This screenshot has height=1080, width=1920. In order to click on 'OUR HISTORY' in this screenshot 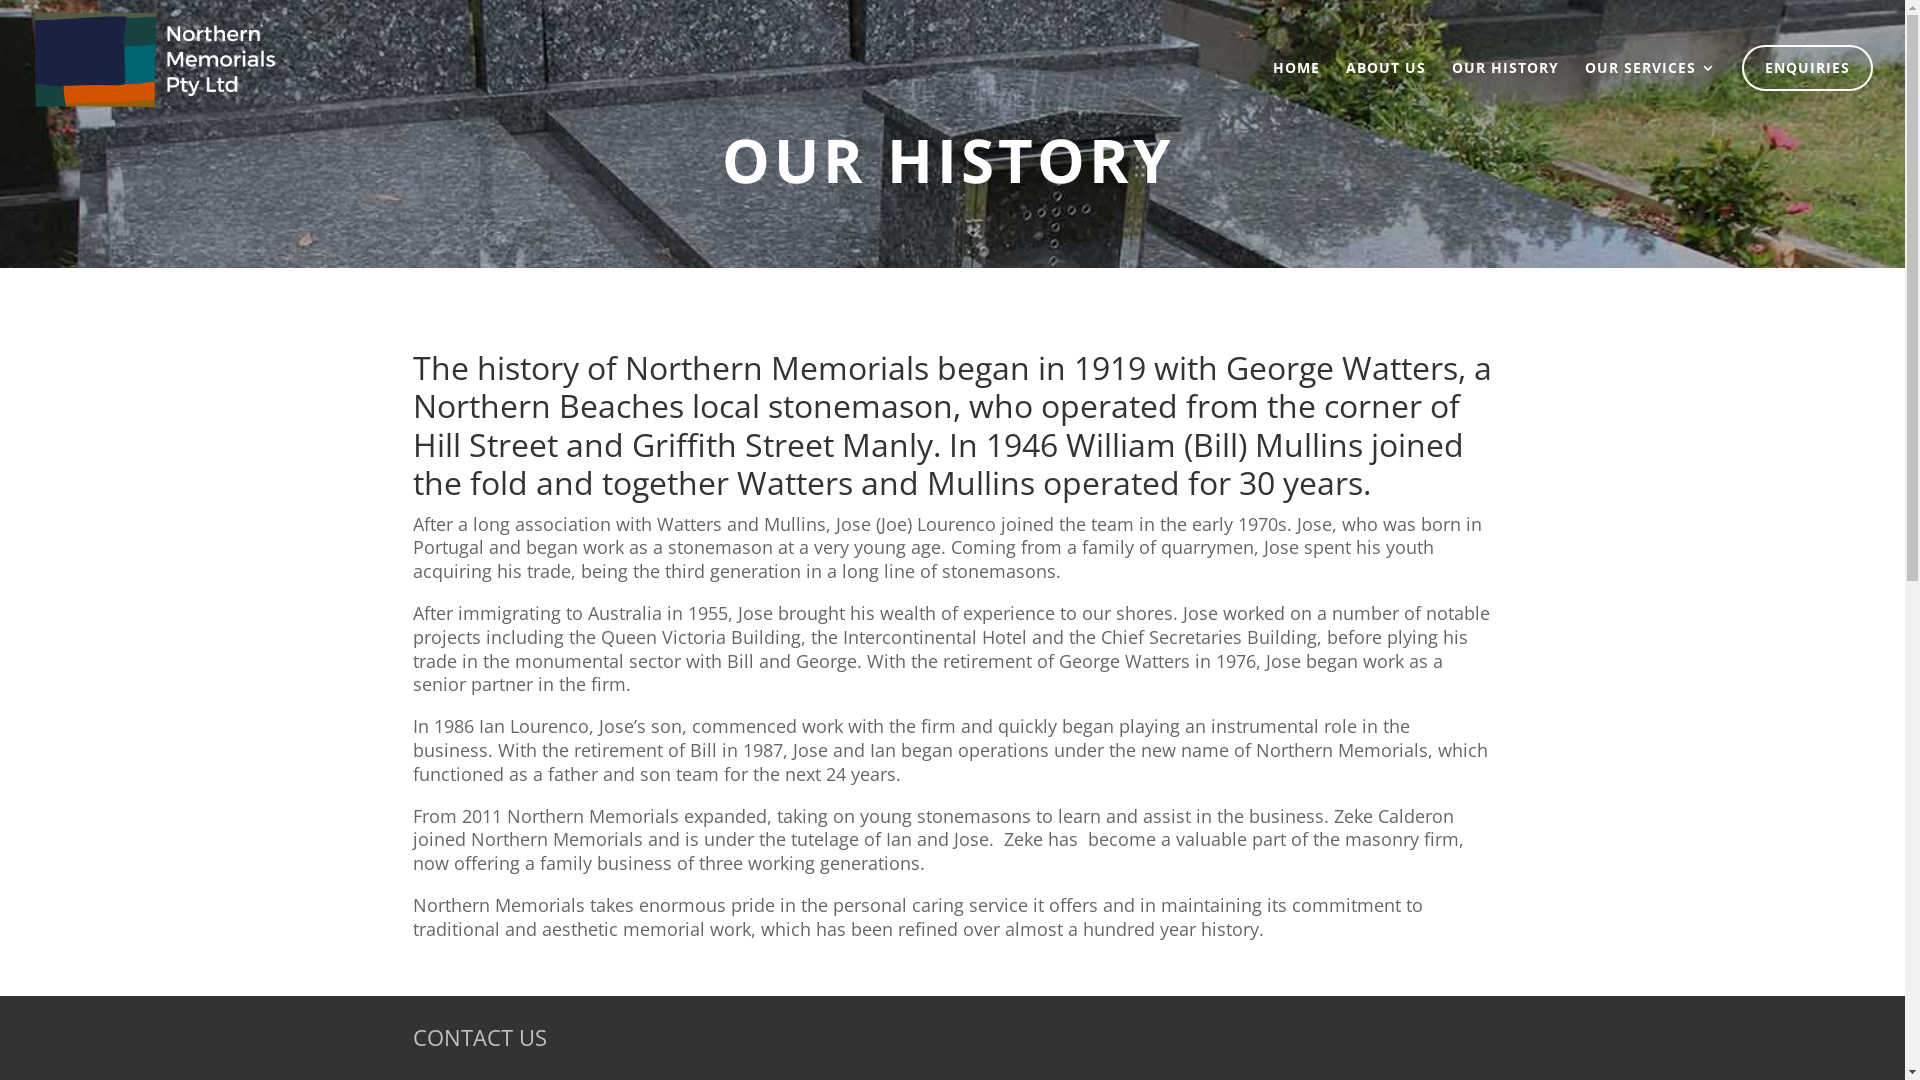, I will do `click(1451, 90)`.